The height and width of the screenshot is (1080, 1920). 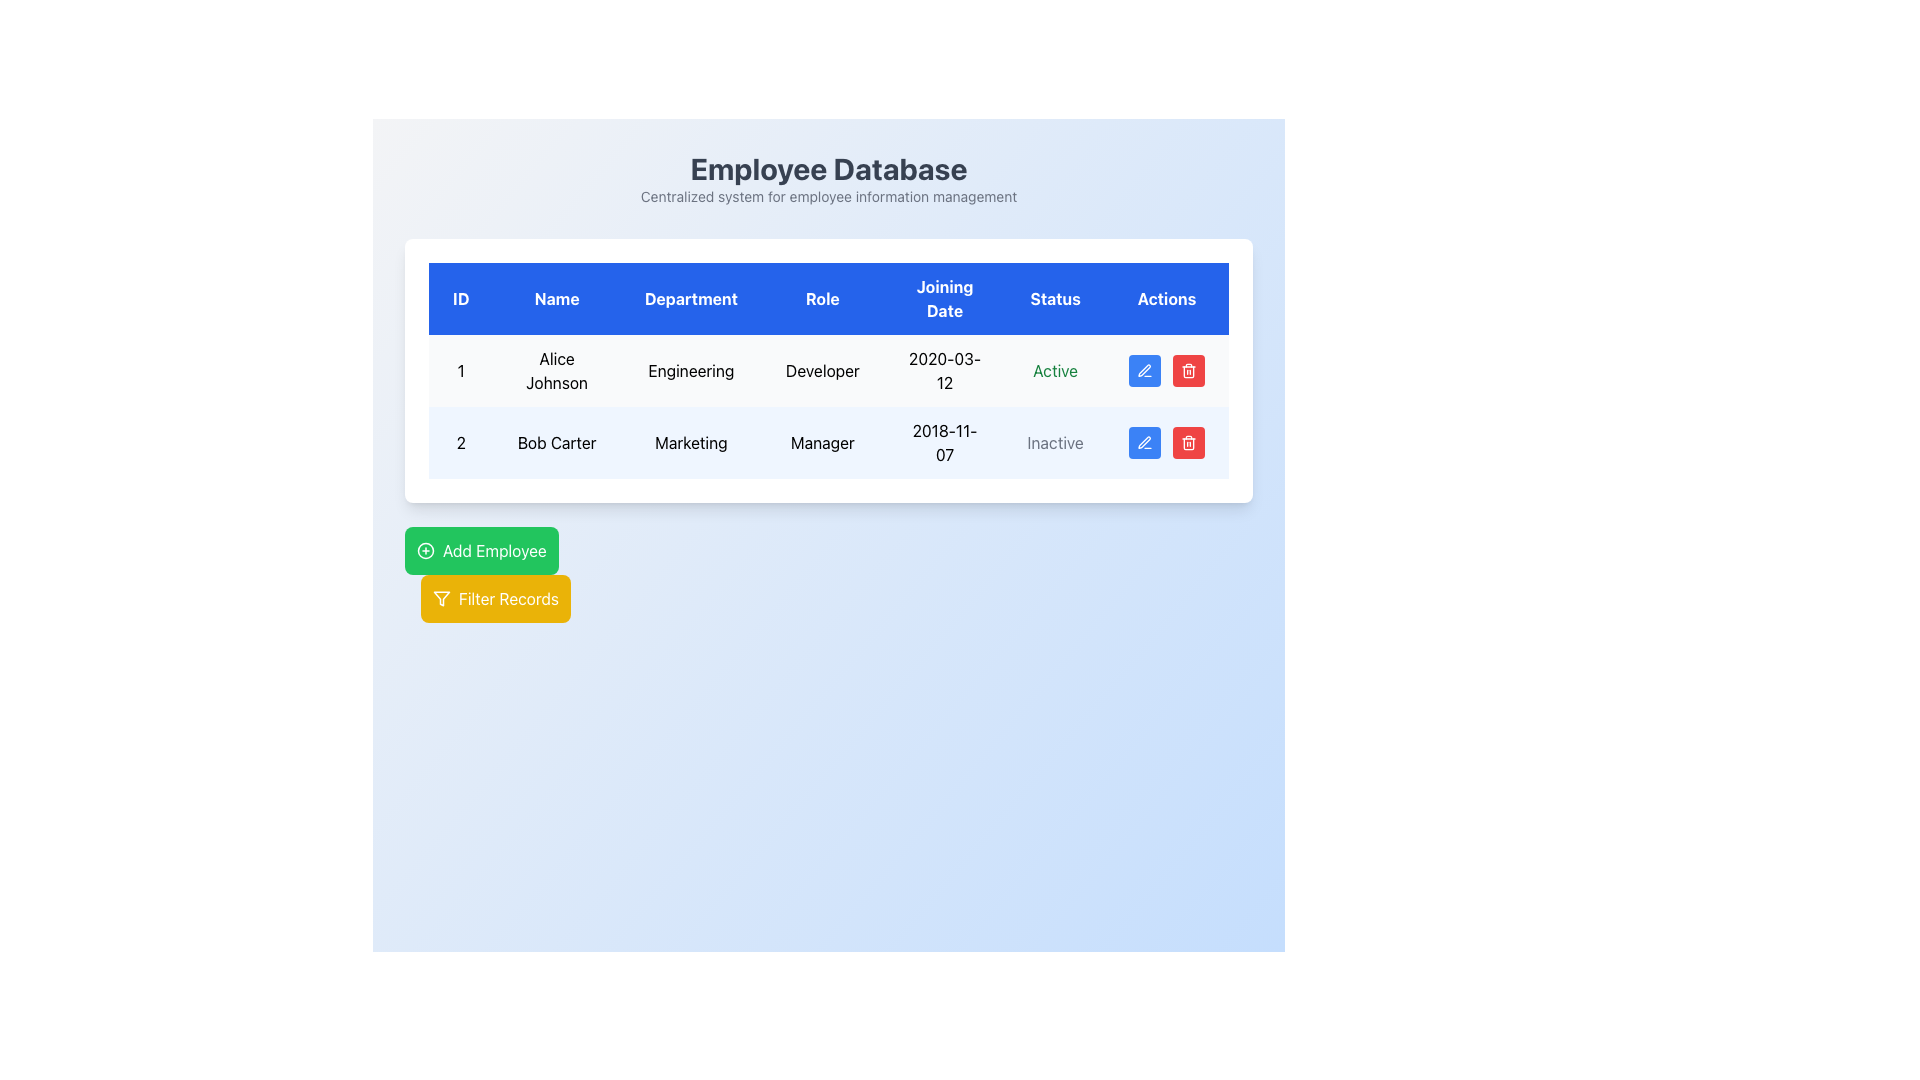 What do you see at coordinates (1144, 441) in the screenshot?
I see `the edit button/icon in the Actions column of the second row of the table` at bounding box center [1144, 441].